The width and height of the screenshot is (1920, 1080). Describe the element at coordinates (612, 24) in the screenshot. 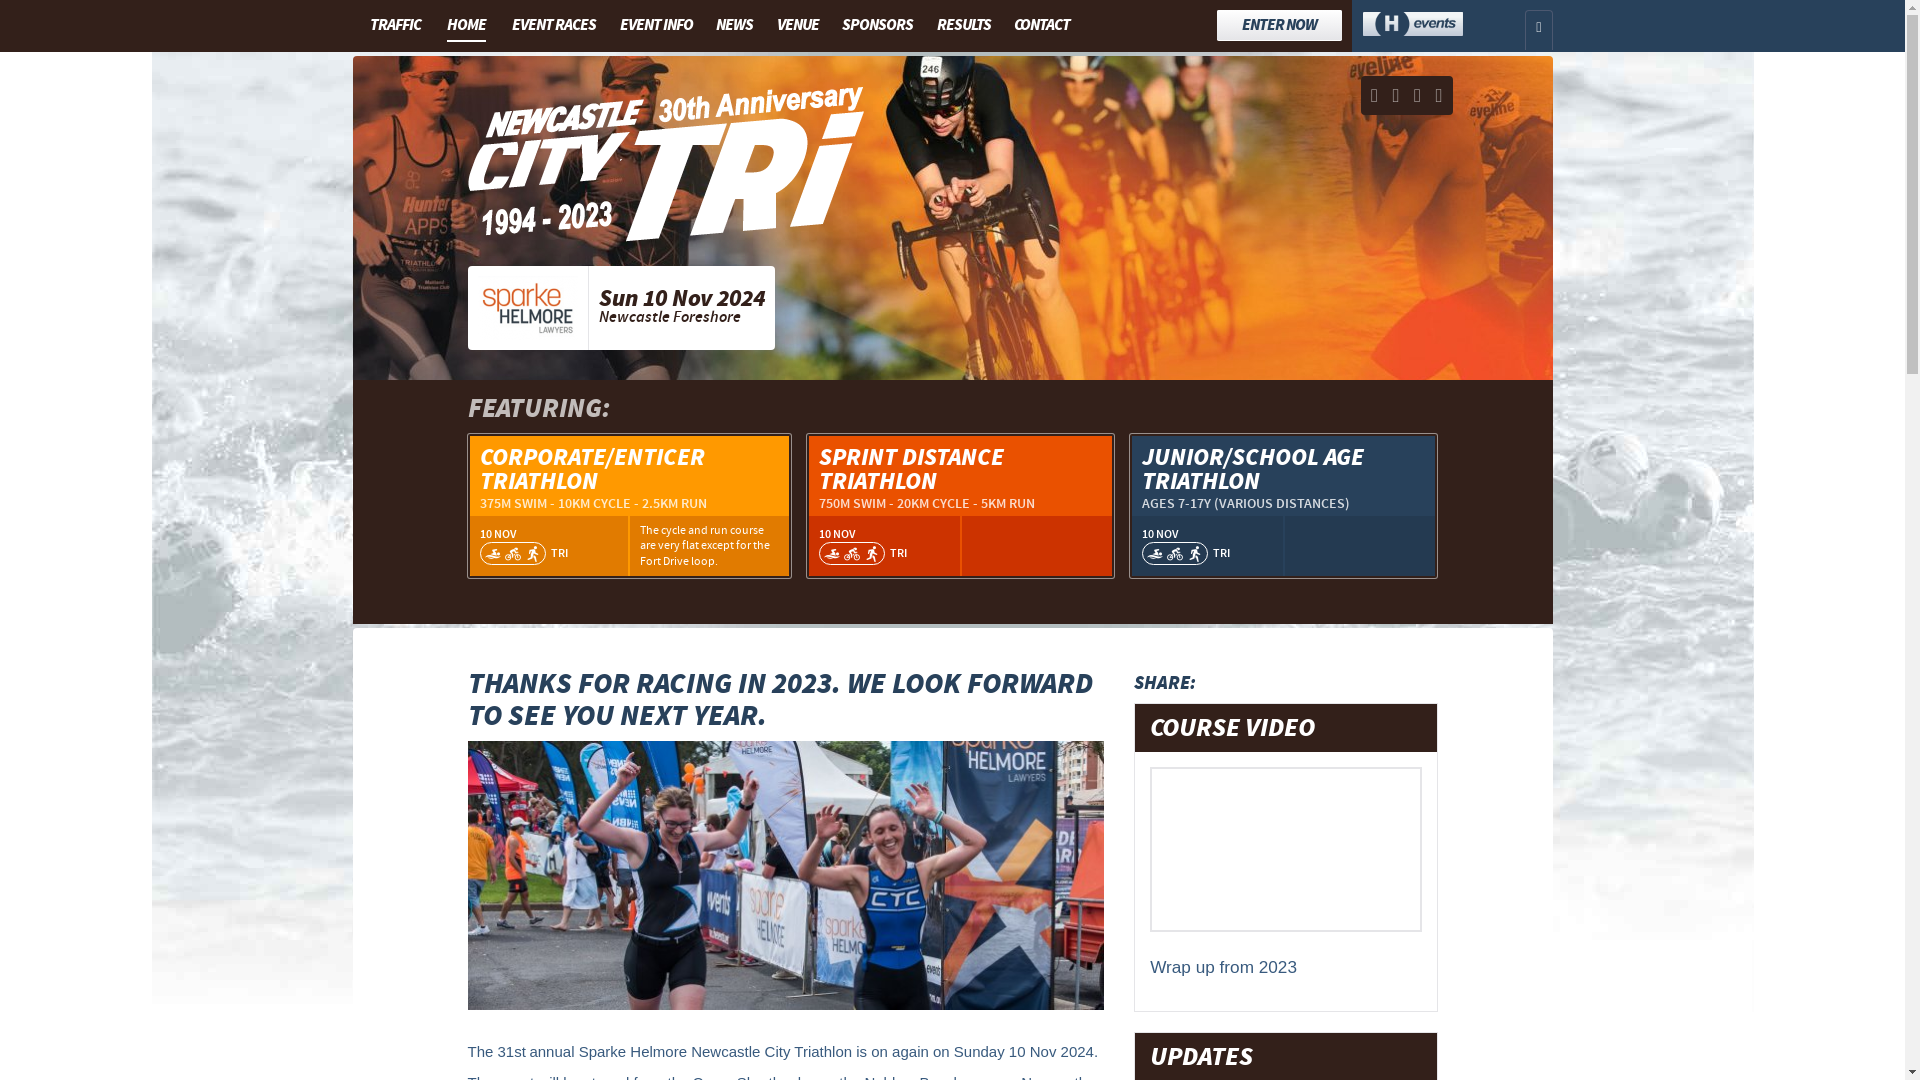

I see `'EVENT INFO'` at that location.